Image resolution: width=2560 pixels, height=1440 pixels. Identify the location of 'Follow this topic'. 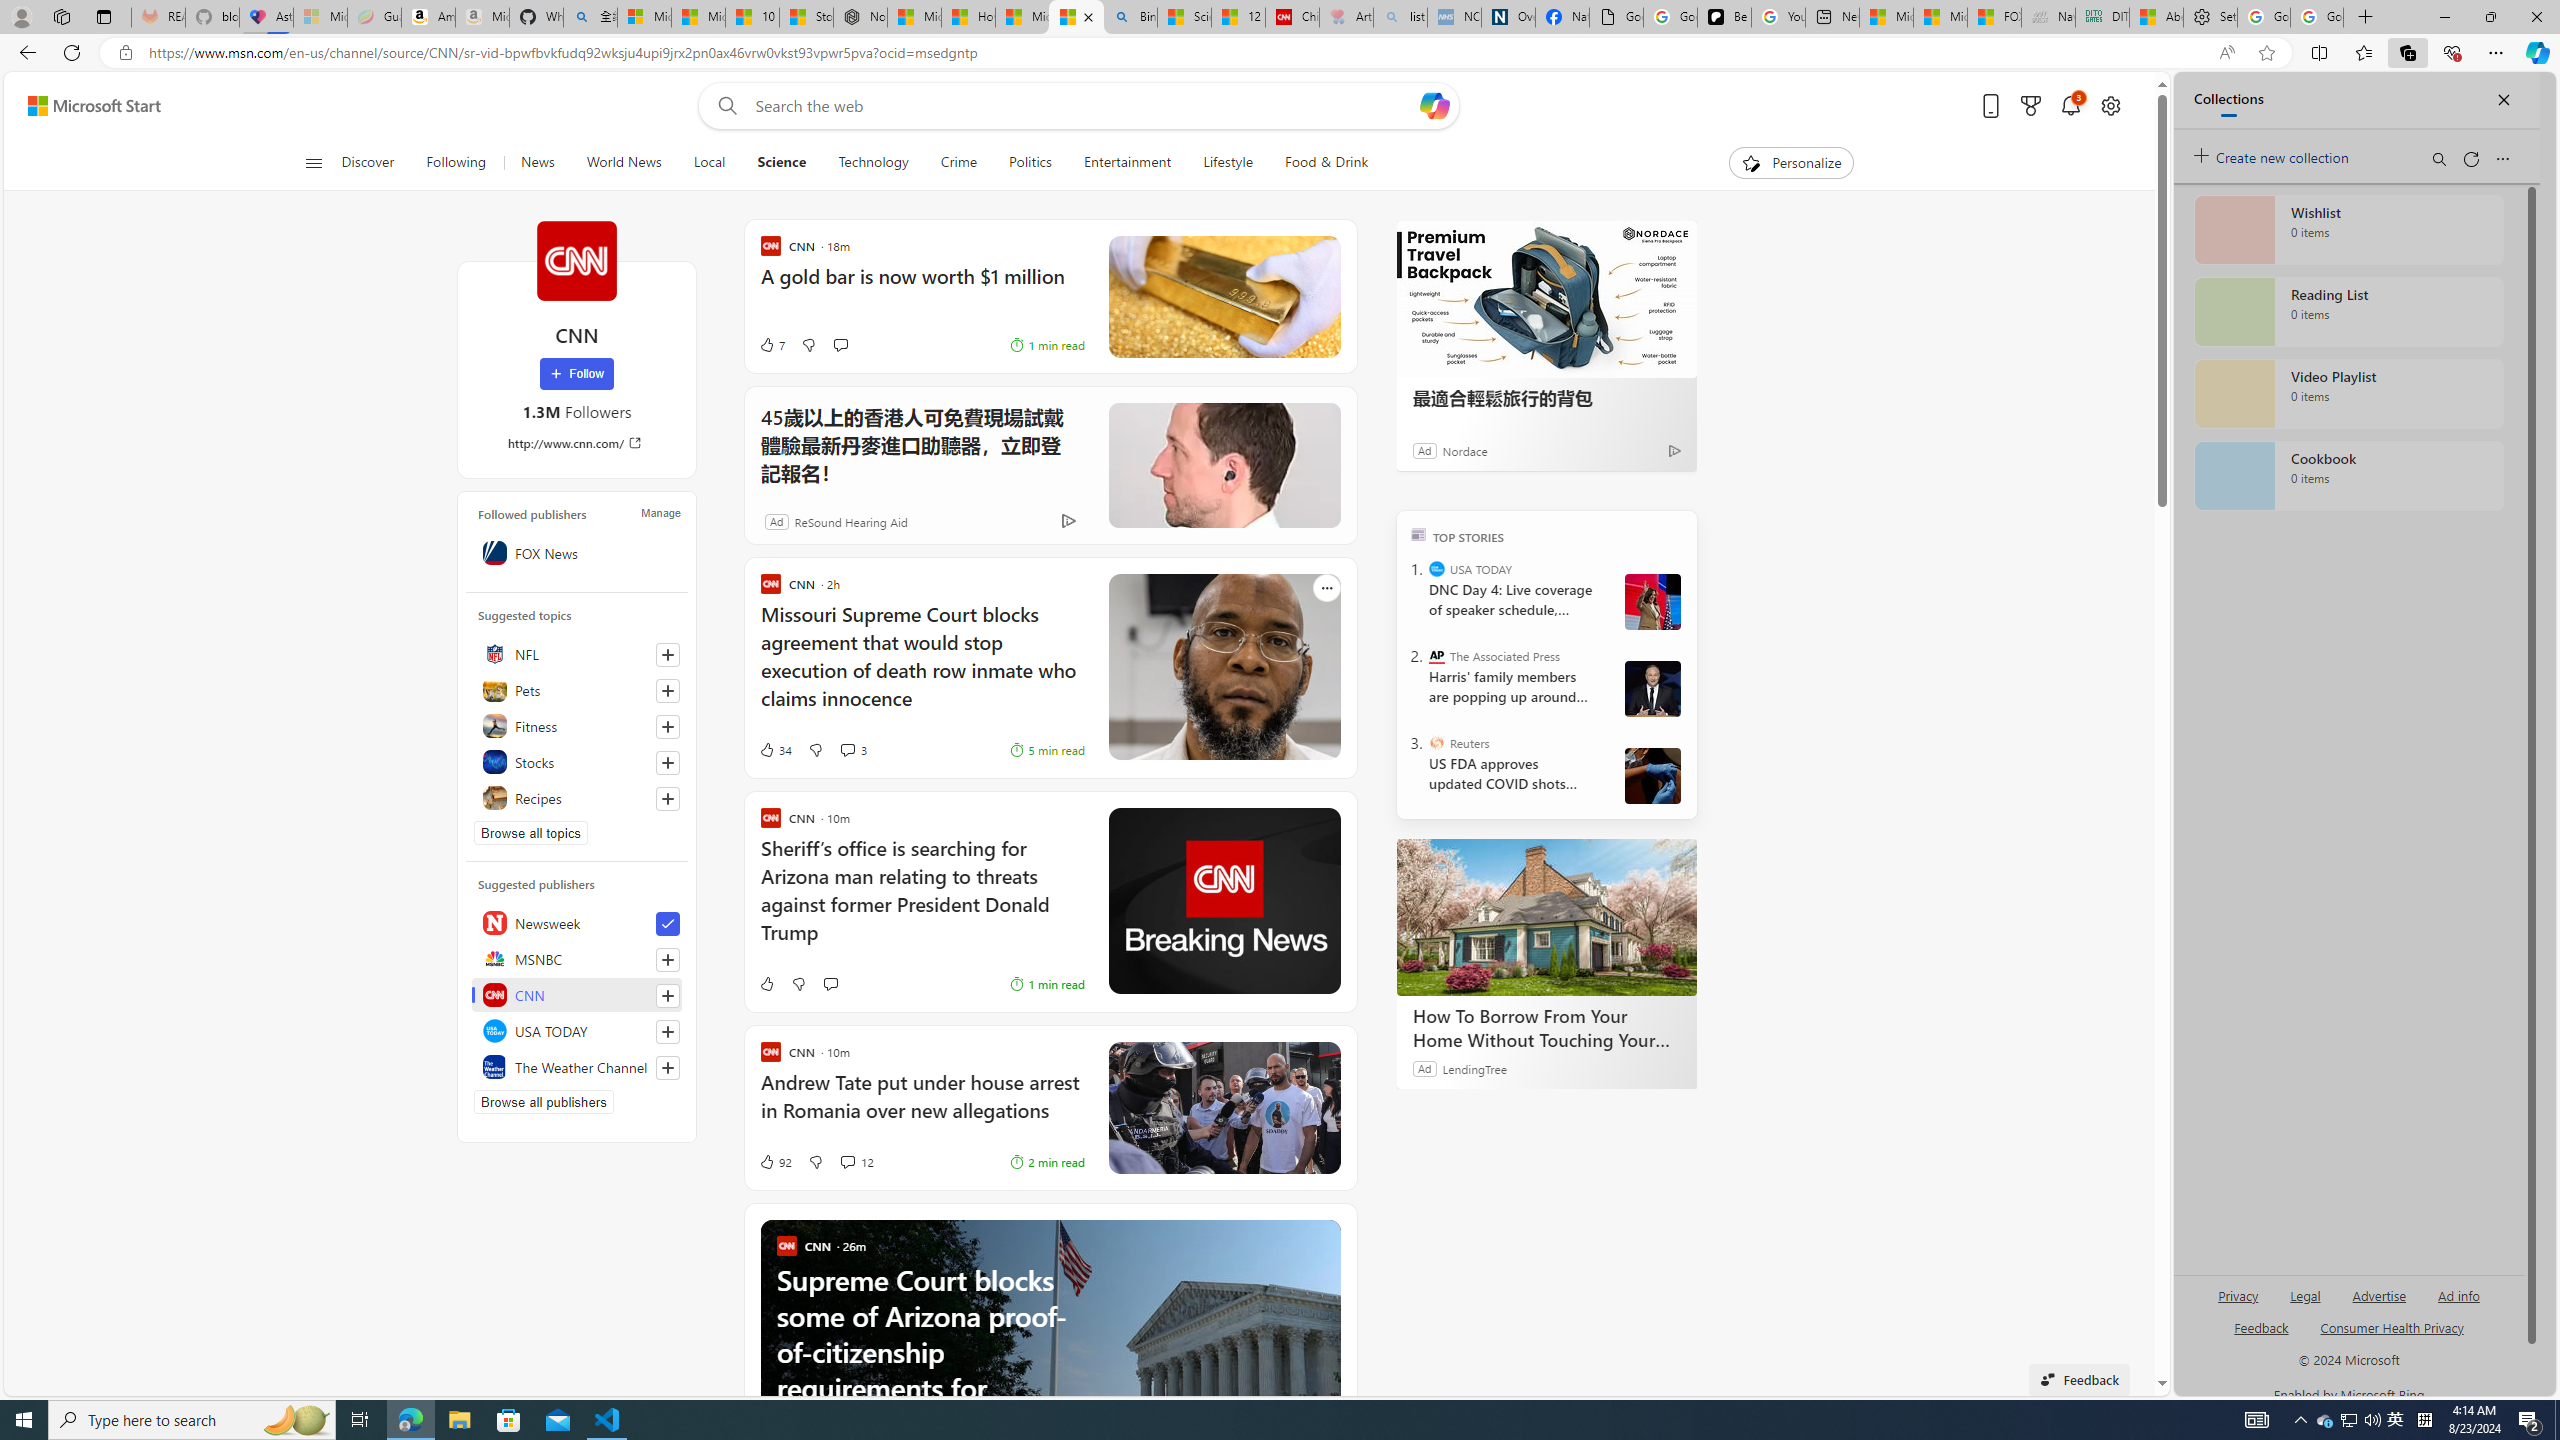
(668, 798).